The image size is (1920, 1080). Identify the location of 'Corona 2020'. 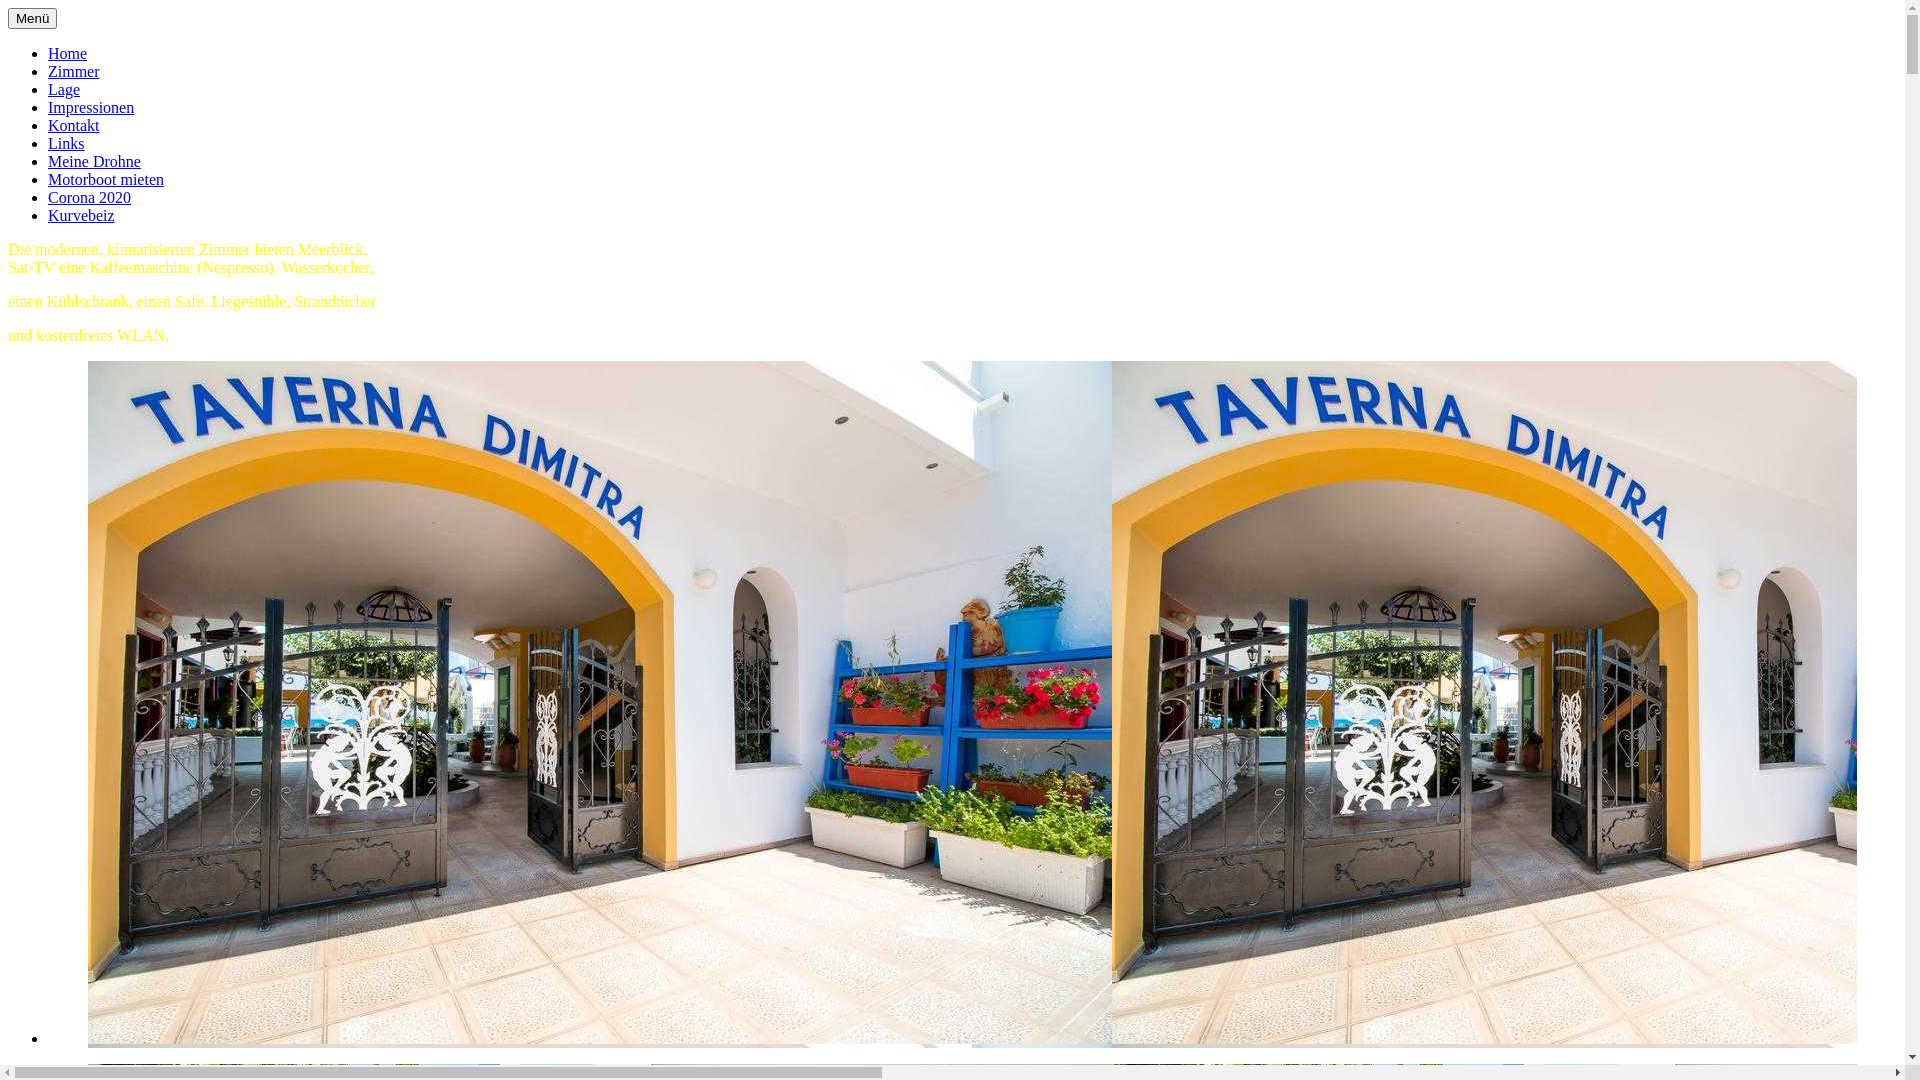
(88, 197).